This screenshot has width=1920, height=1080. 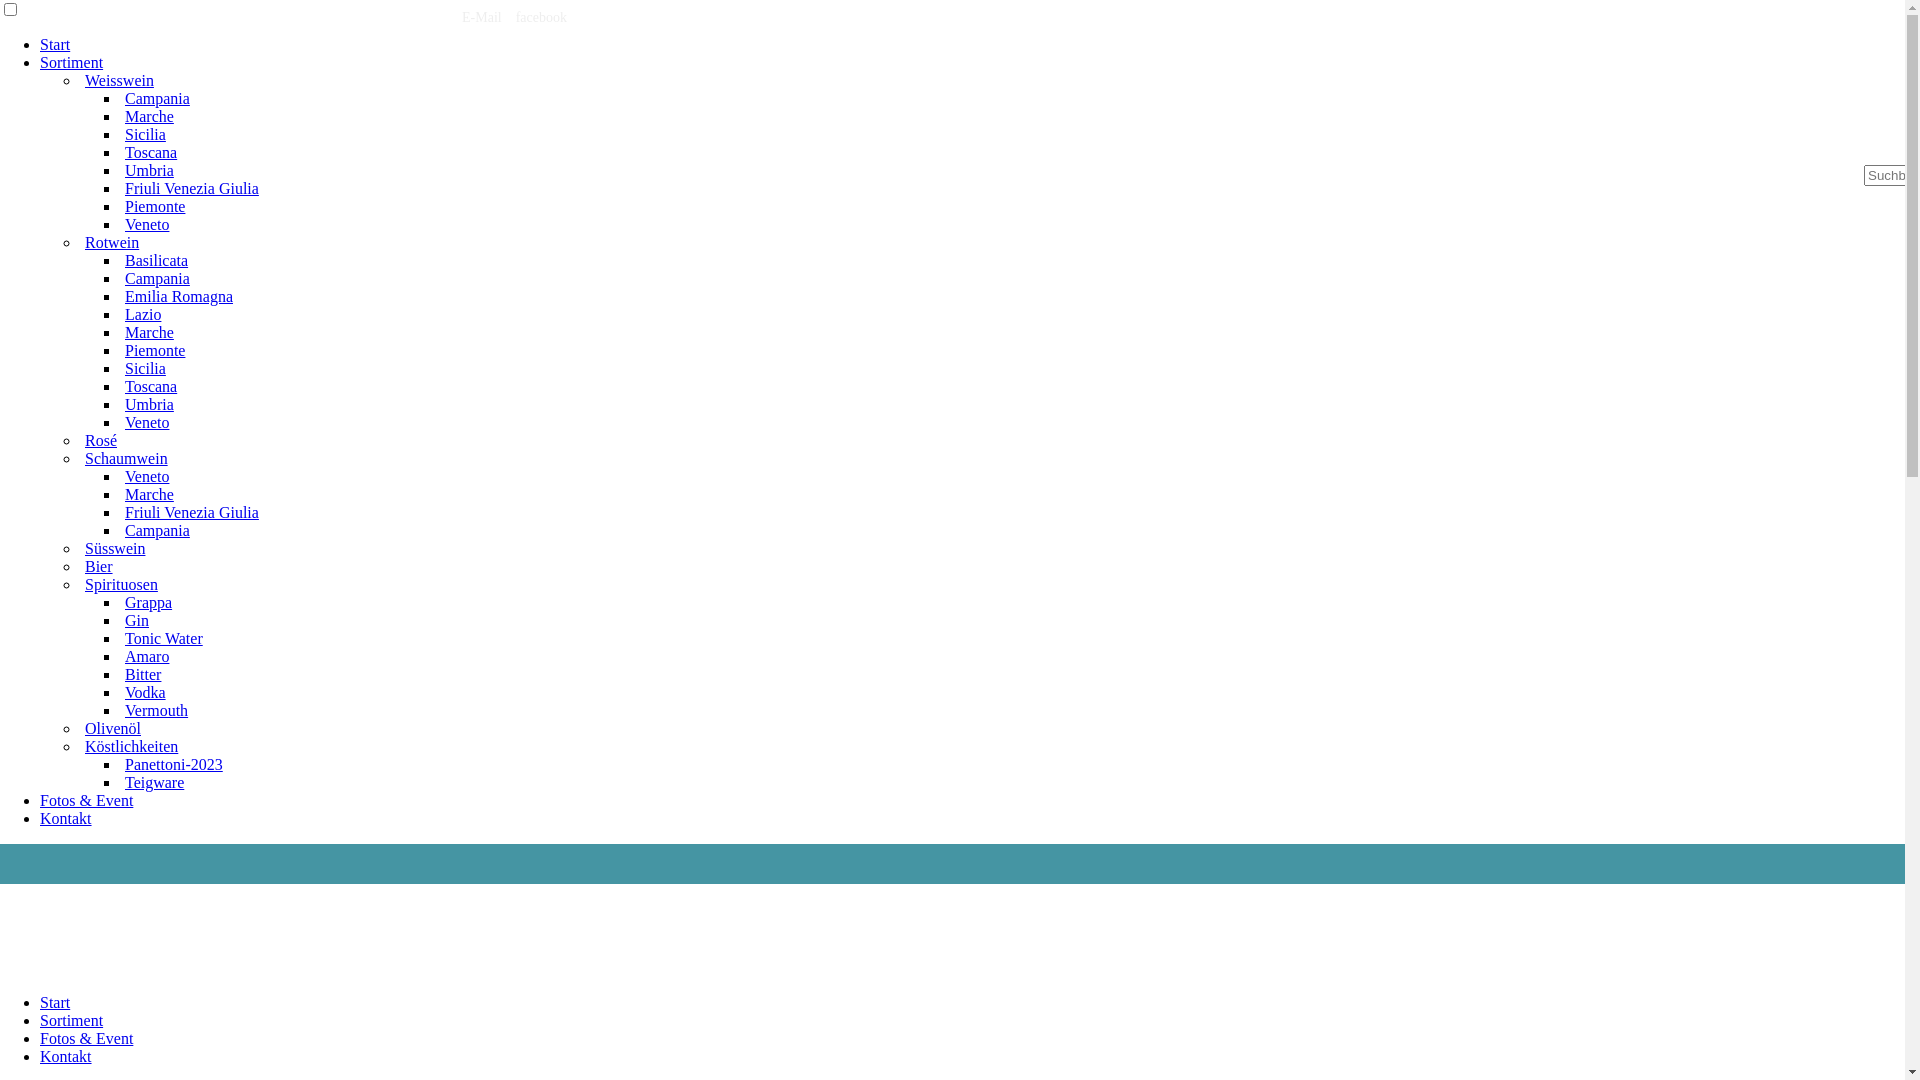 I want to click on 'Campania', so click(x=156, y=278).